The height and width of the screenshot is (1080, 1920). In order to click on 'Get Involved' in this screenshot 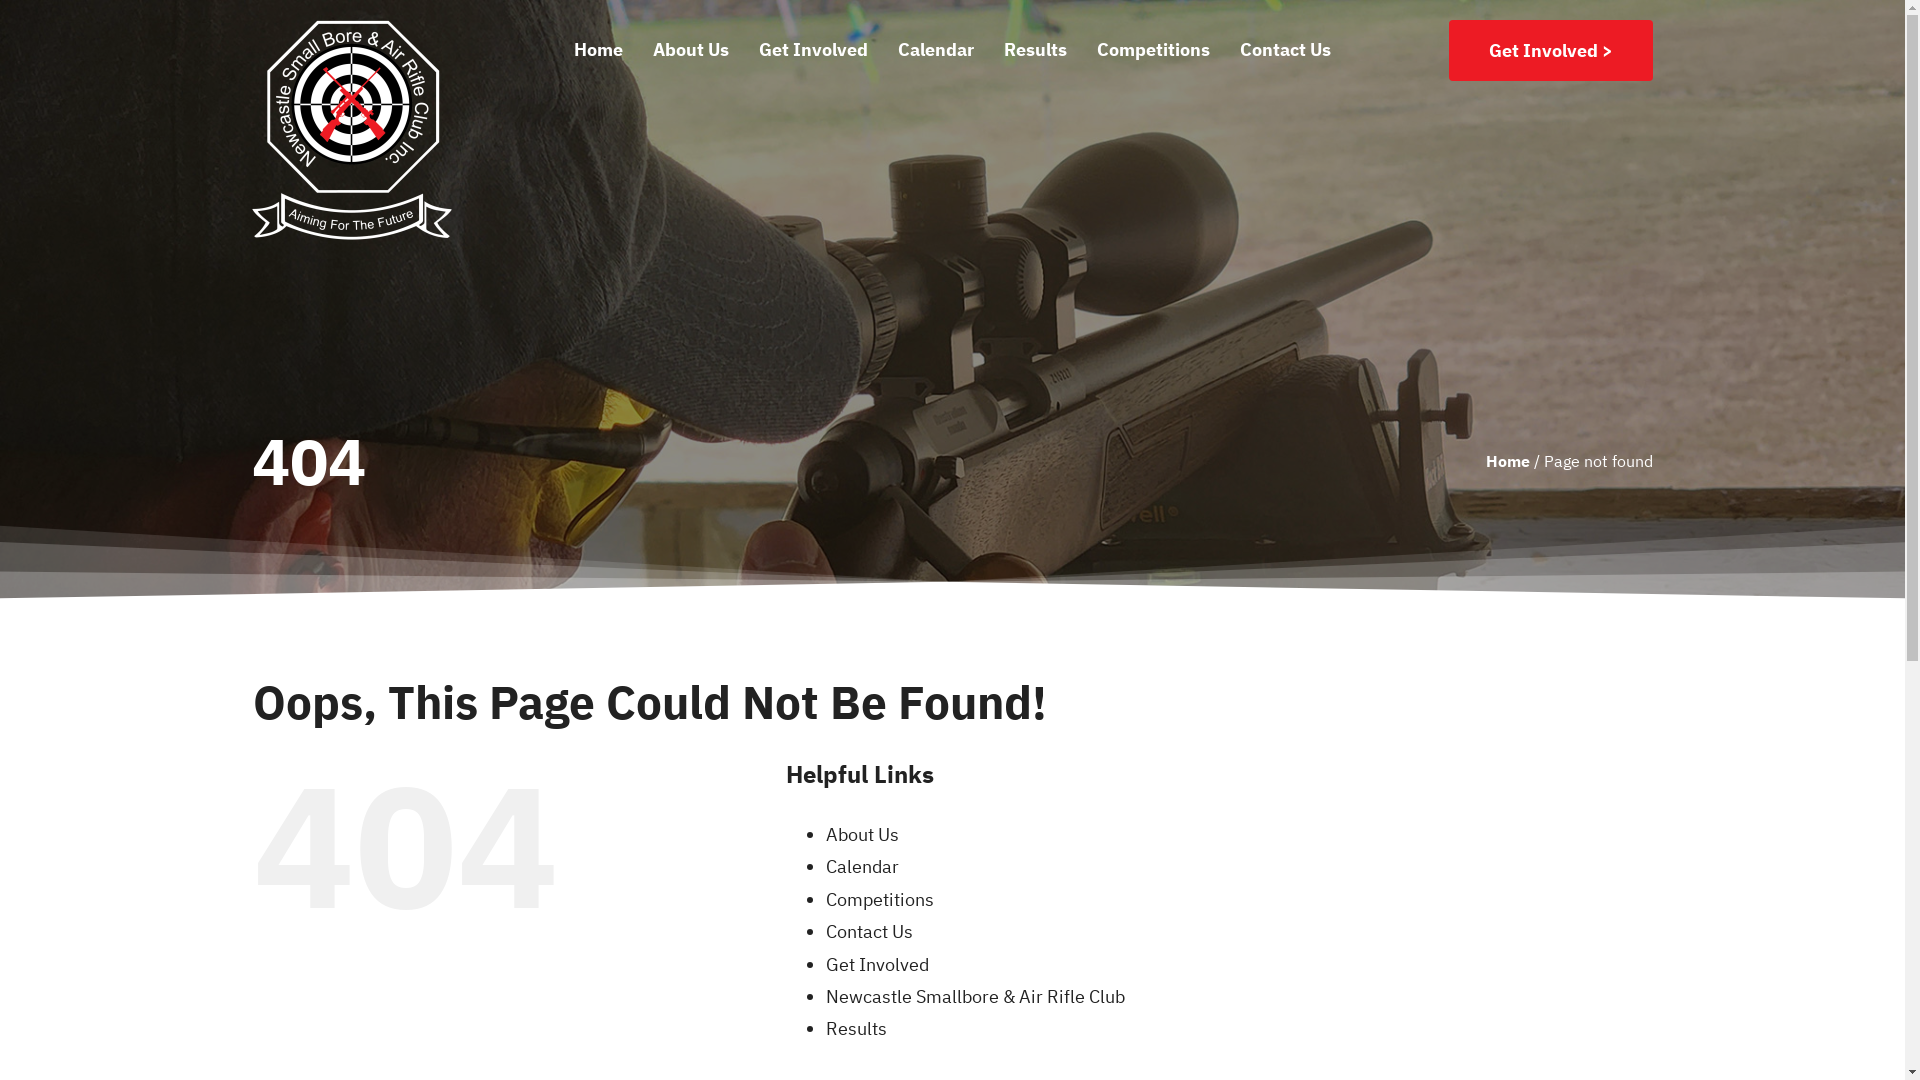, I will do `click(877, 963)`.